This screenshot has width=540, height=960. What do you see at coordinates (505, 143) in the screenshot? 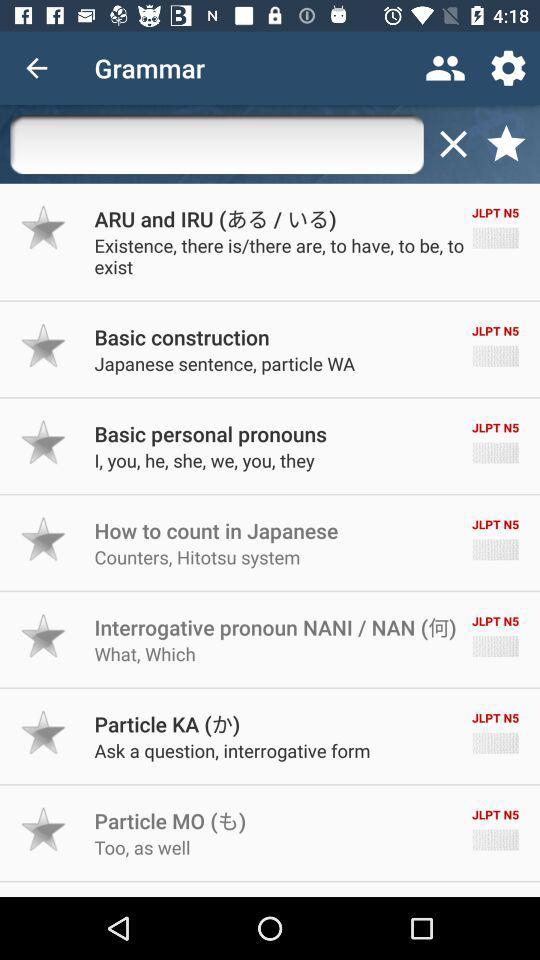
I see `find favorites` at bounding box center [505, 143].